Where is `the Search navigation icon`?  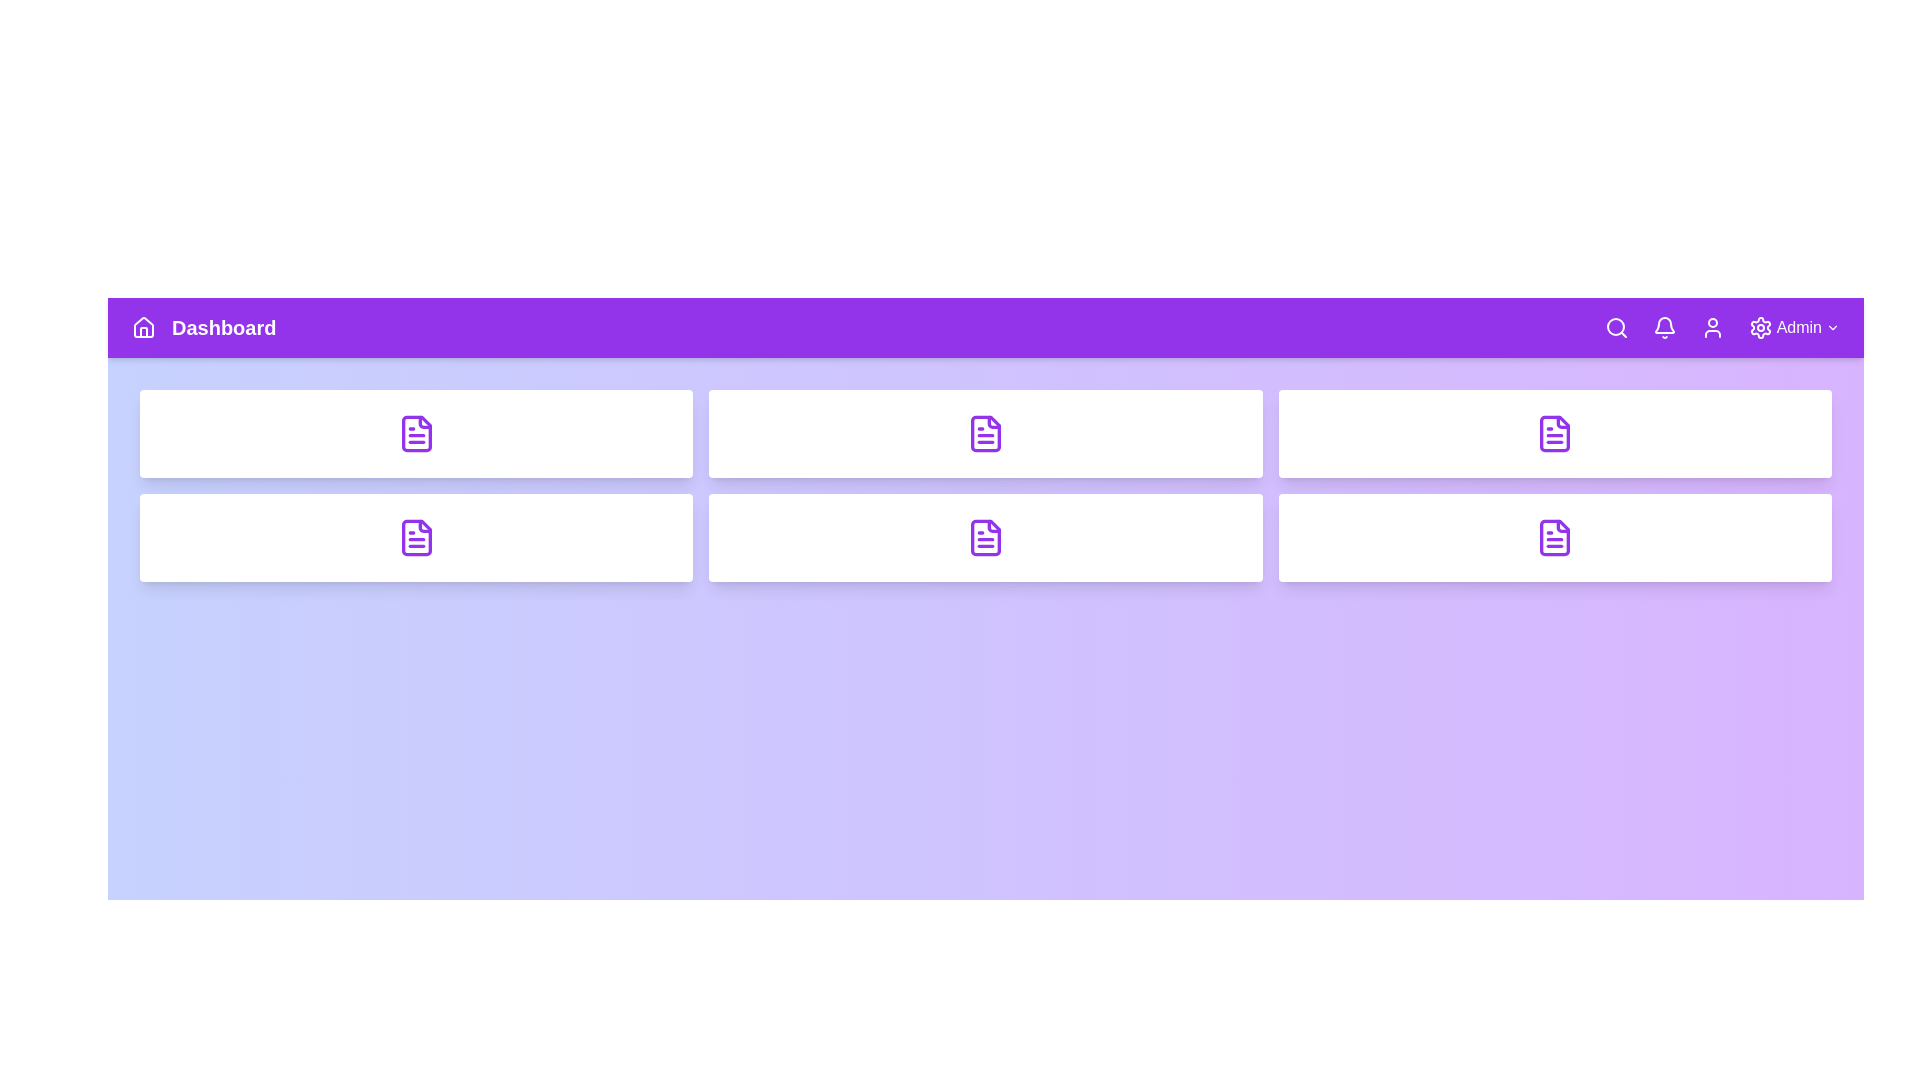 the Search navigation icon is located at coordinates (1616, 326).